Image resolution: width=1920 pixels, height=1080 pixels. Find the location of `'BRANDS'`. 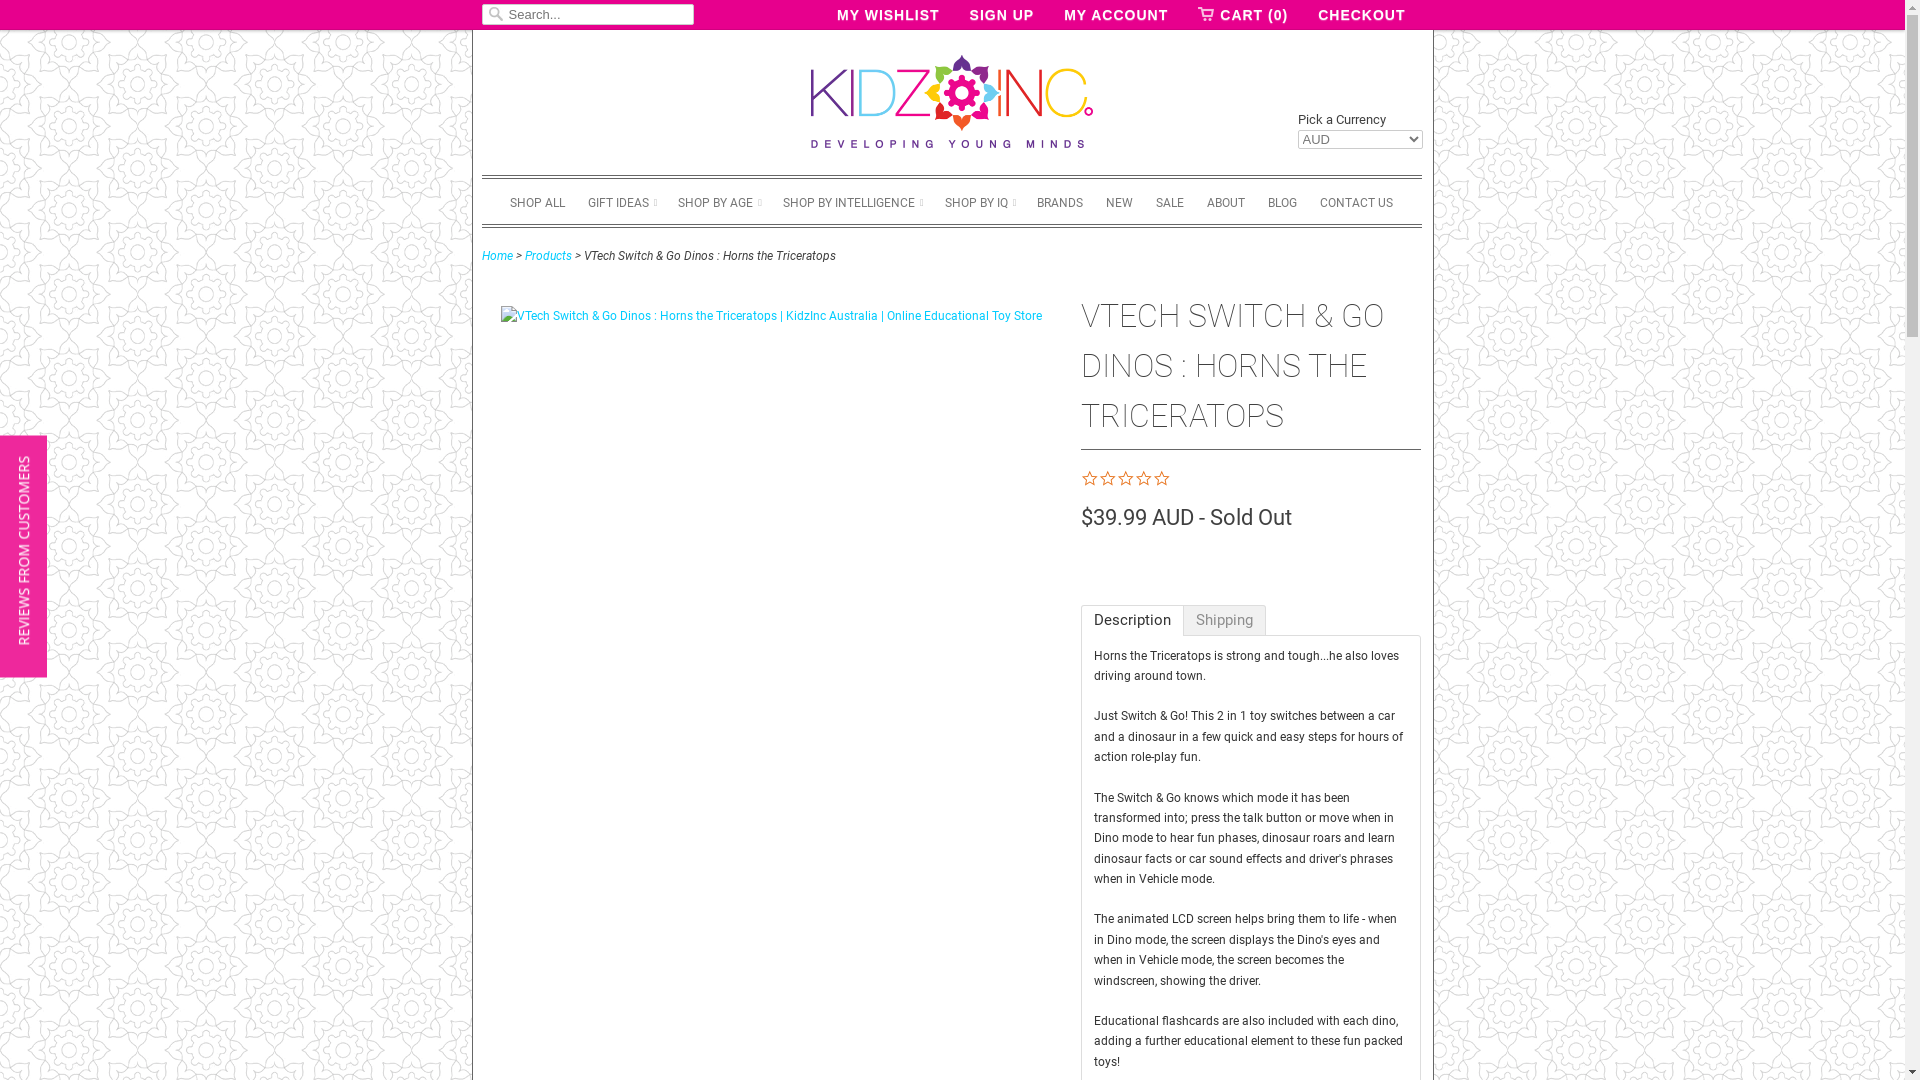

'BRANDS' is located at coordinates (1036, 201).